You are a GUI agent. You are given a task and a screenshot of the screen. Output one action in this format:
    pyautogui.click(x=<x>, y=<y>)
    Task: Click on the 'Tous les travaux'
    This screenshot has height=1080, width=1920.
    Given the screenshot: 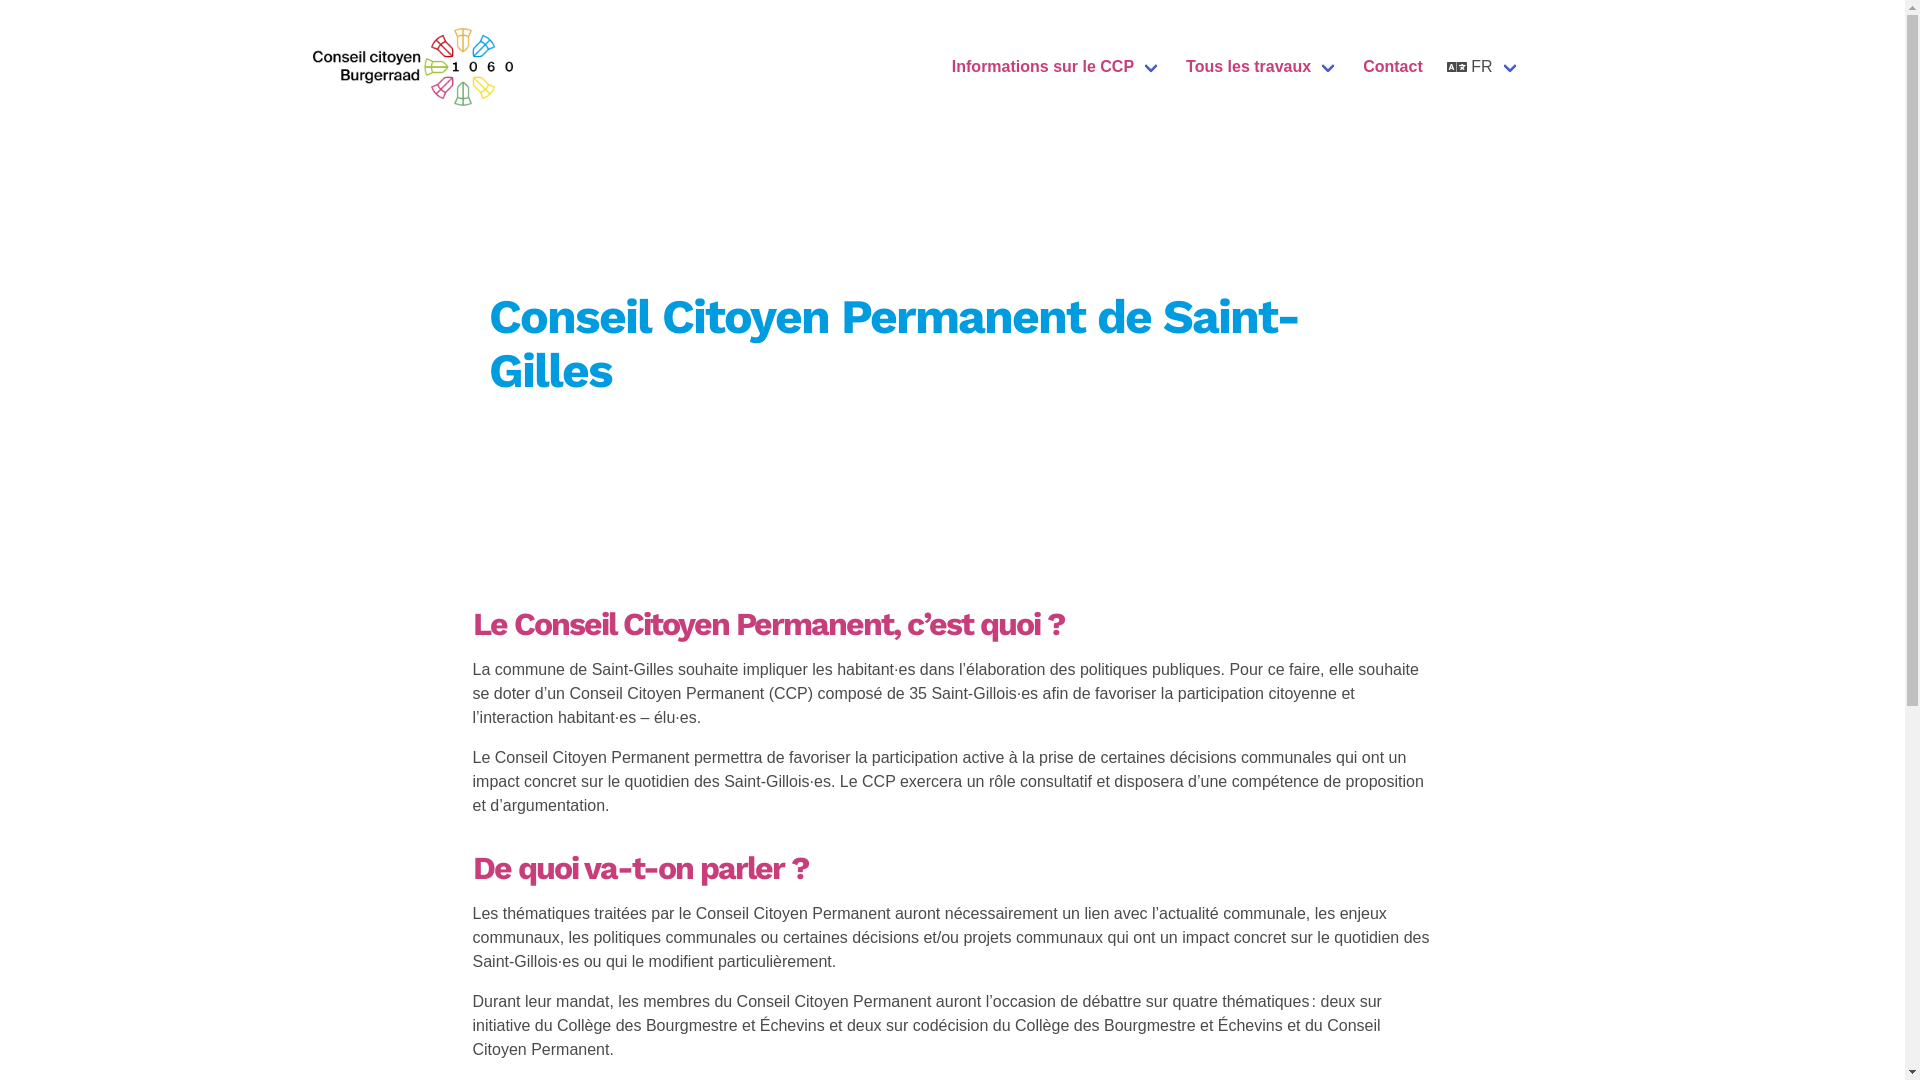 What is the action you would take?
    pyautogui.click(x=1261, y=65)
    